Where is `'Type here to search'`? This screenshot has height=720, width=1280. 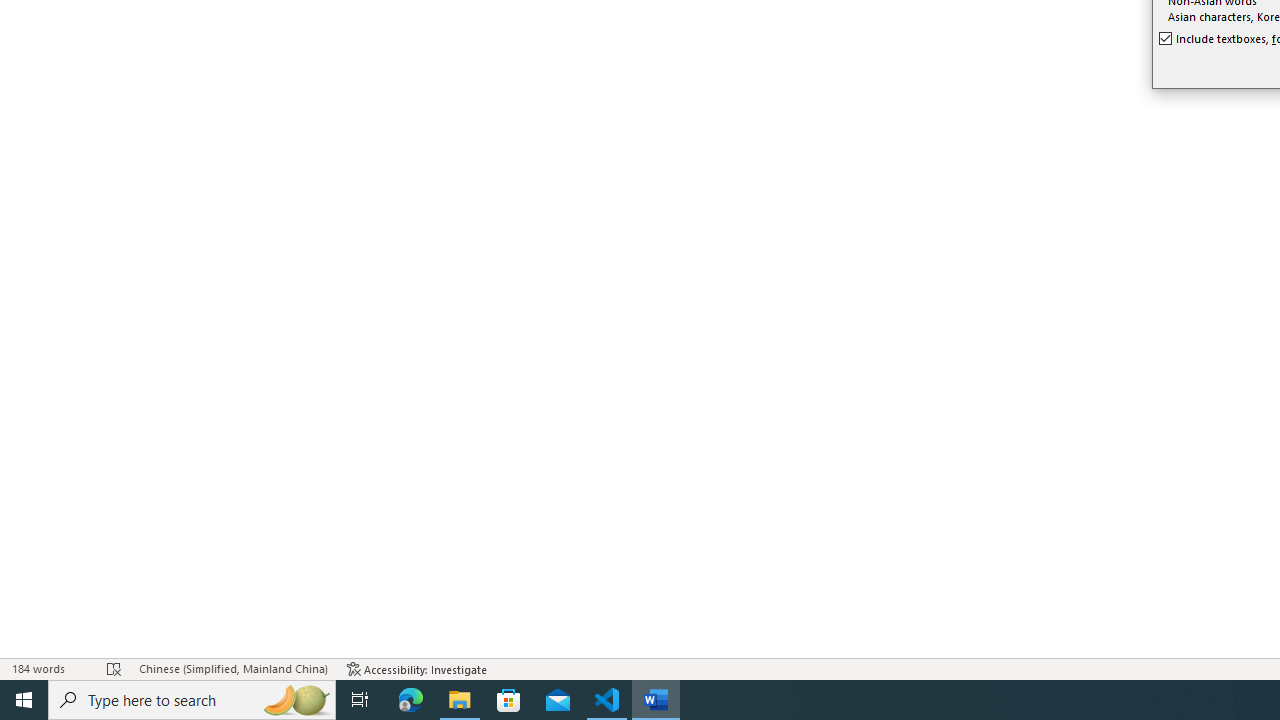
'Type here to search' is located at coordinates (192, 698).